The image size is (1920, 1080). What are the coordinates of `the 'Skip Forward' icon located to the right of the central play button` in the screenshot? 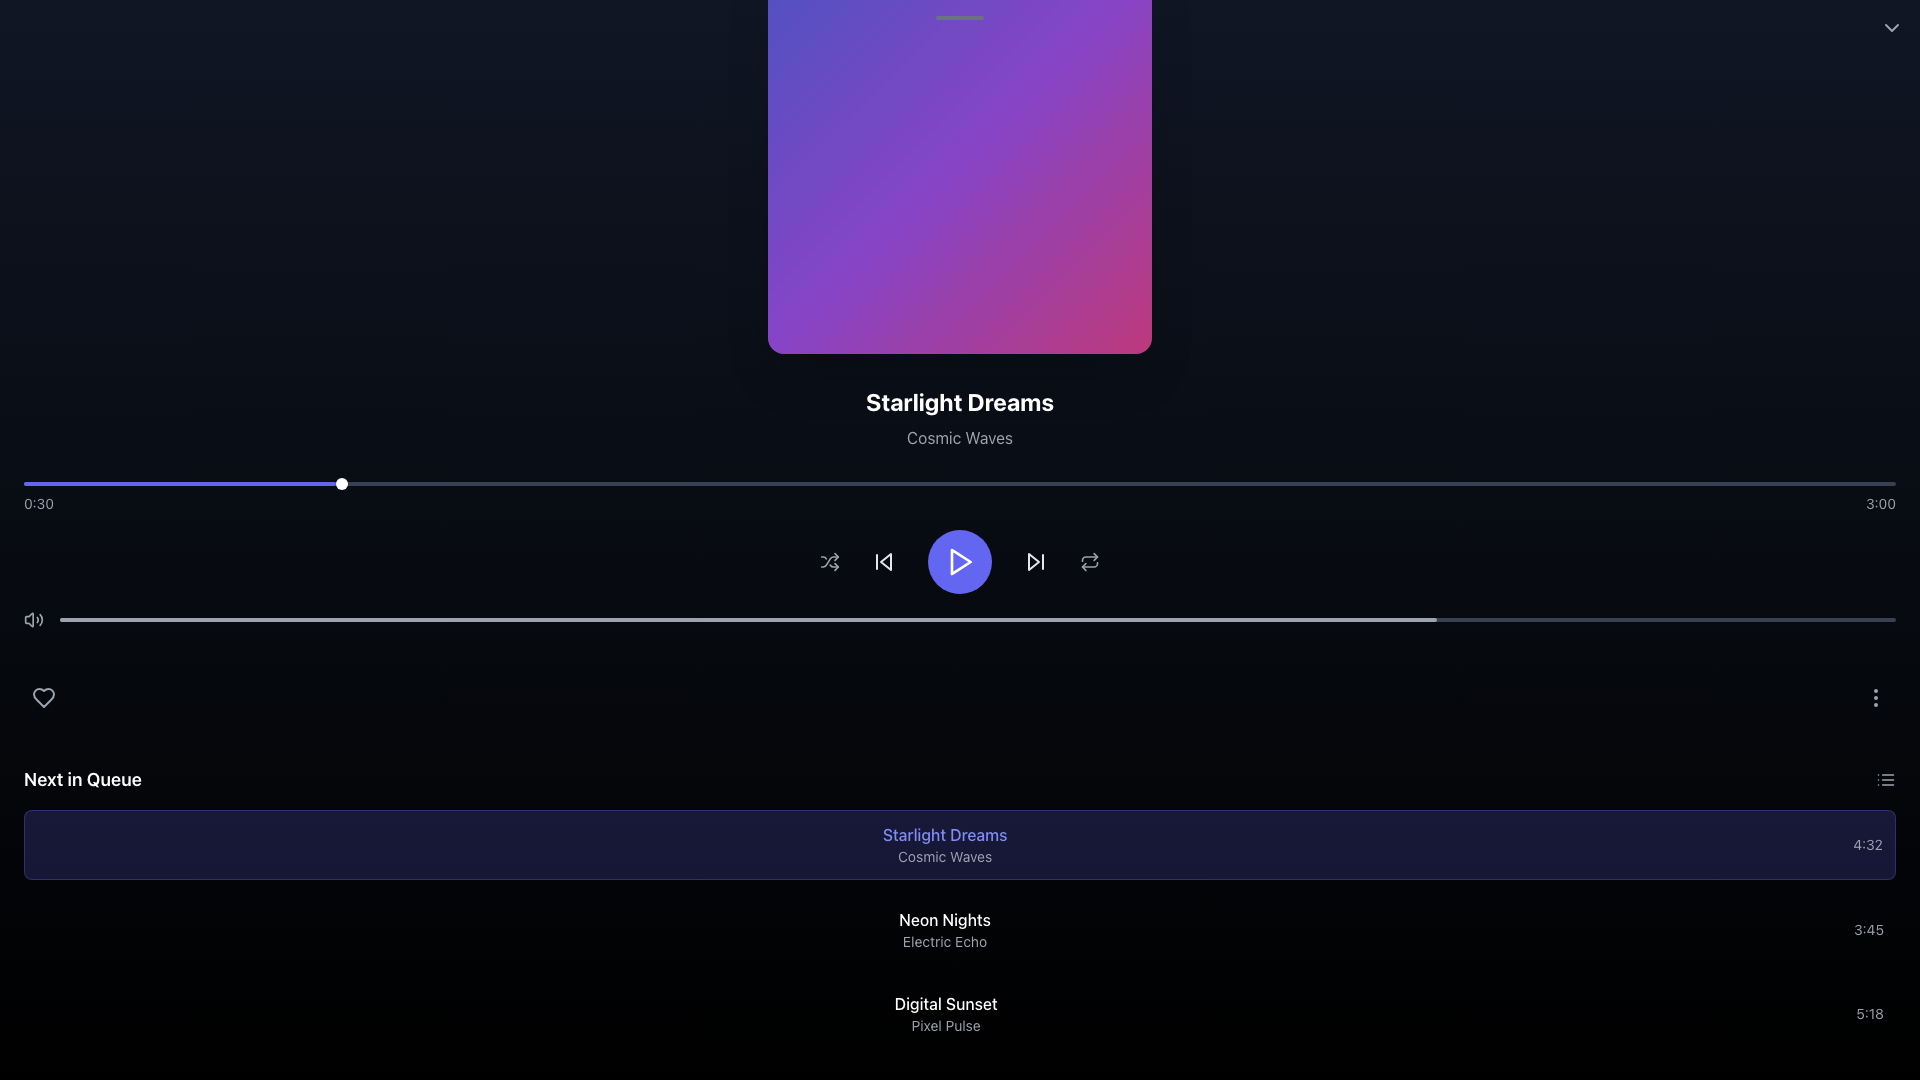 It's located at (1033, 562).